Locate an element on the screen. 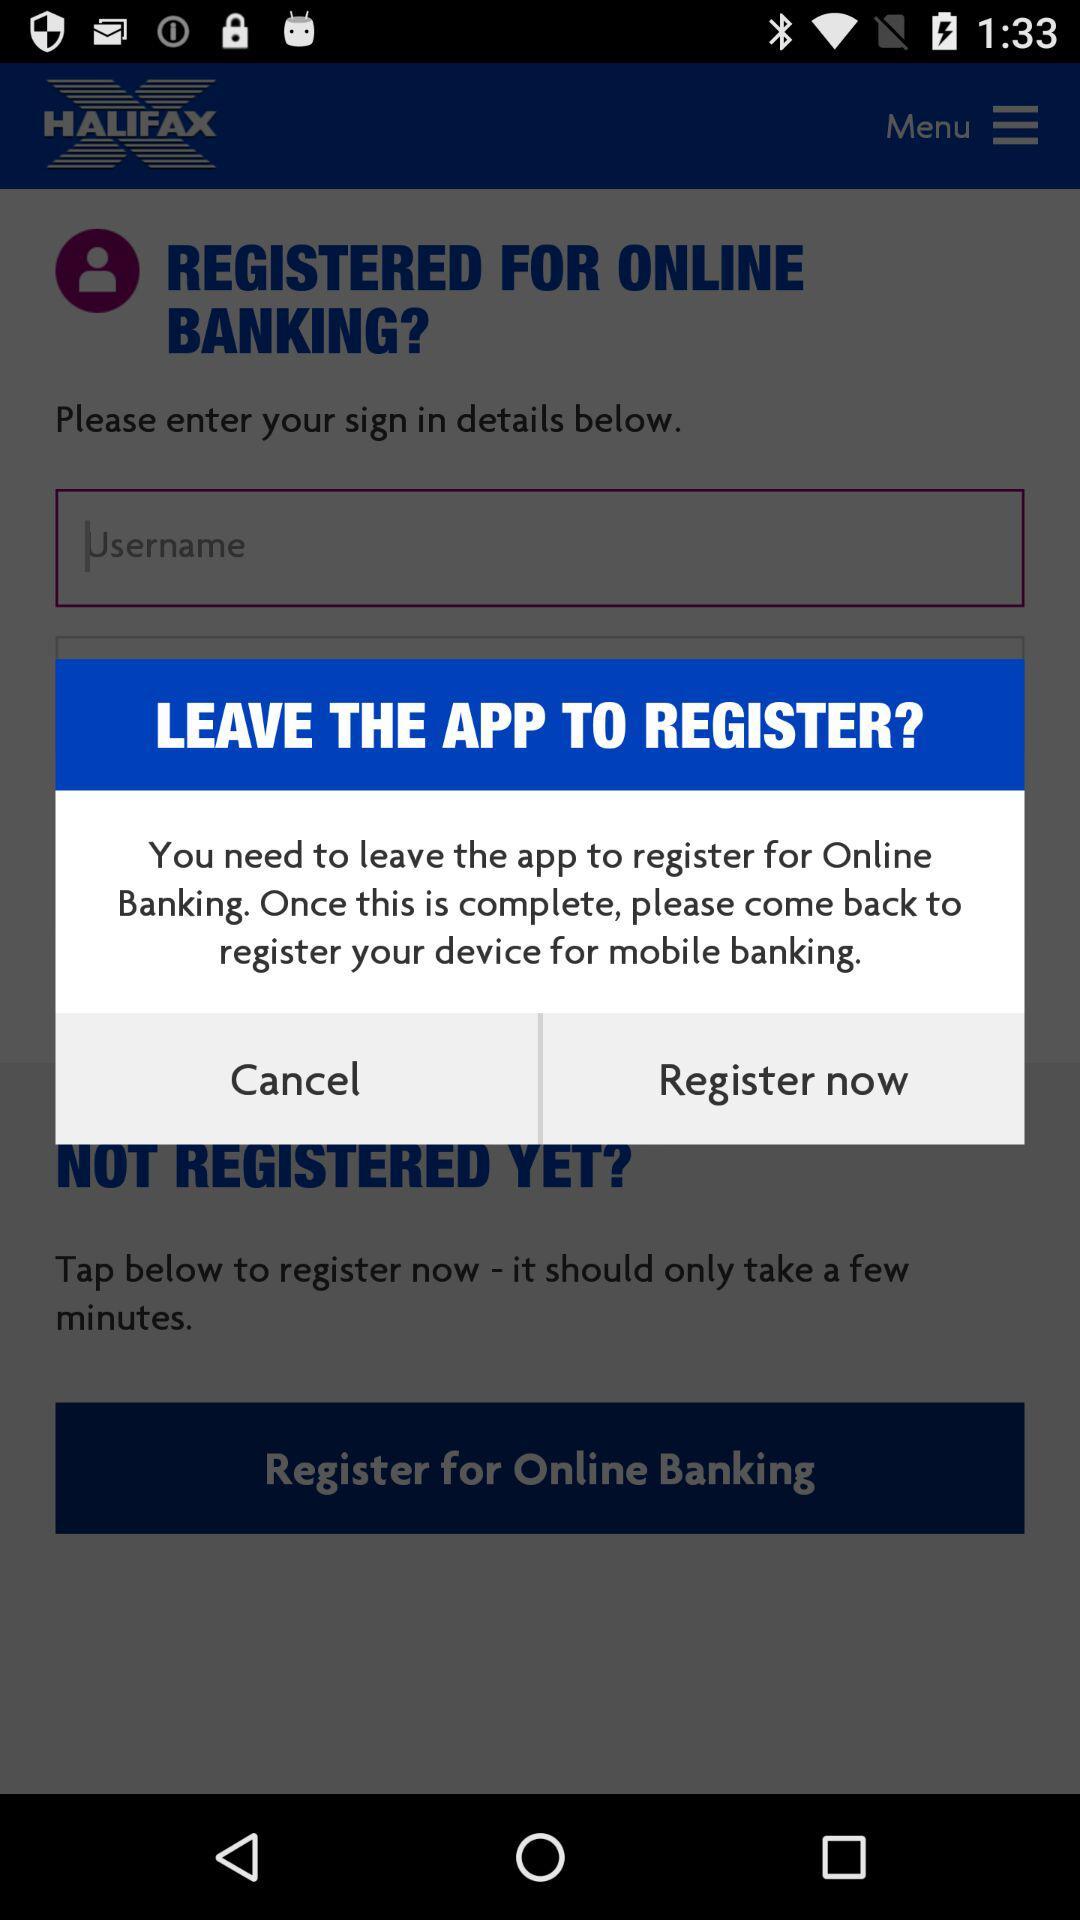  icon below the you need to is located at coordinates (296, 1077).